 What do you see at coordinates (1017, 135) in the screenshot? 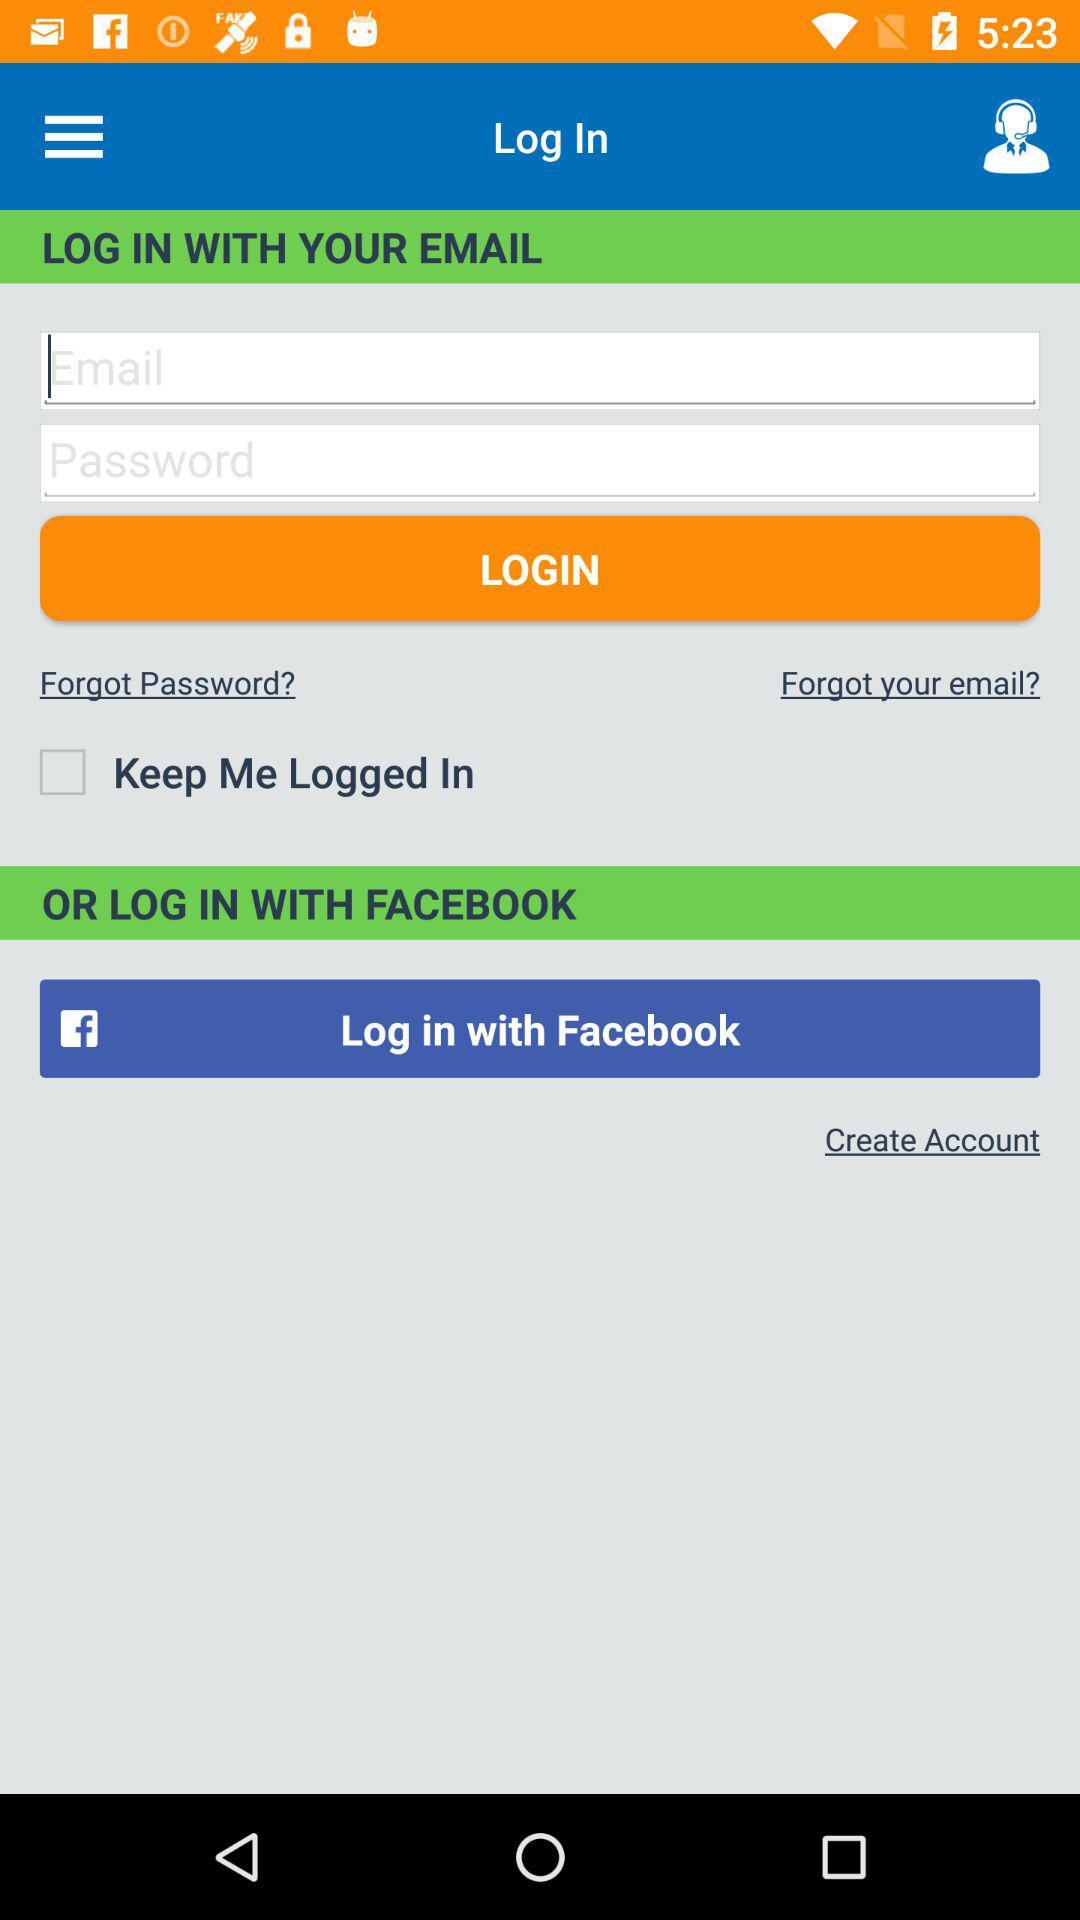
I see `the icon to the right of the log in` at bounding box center [1017, 135].